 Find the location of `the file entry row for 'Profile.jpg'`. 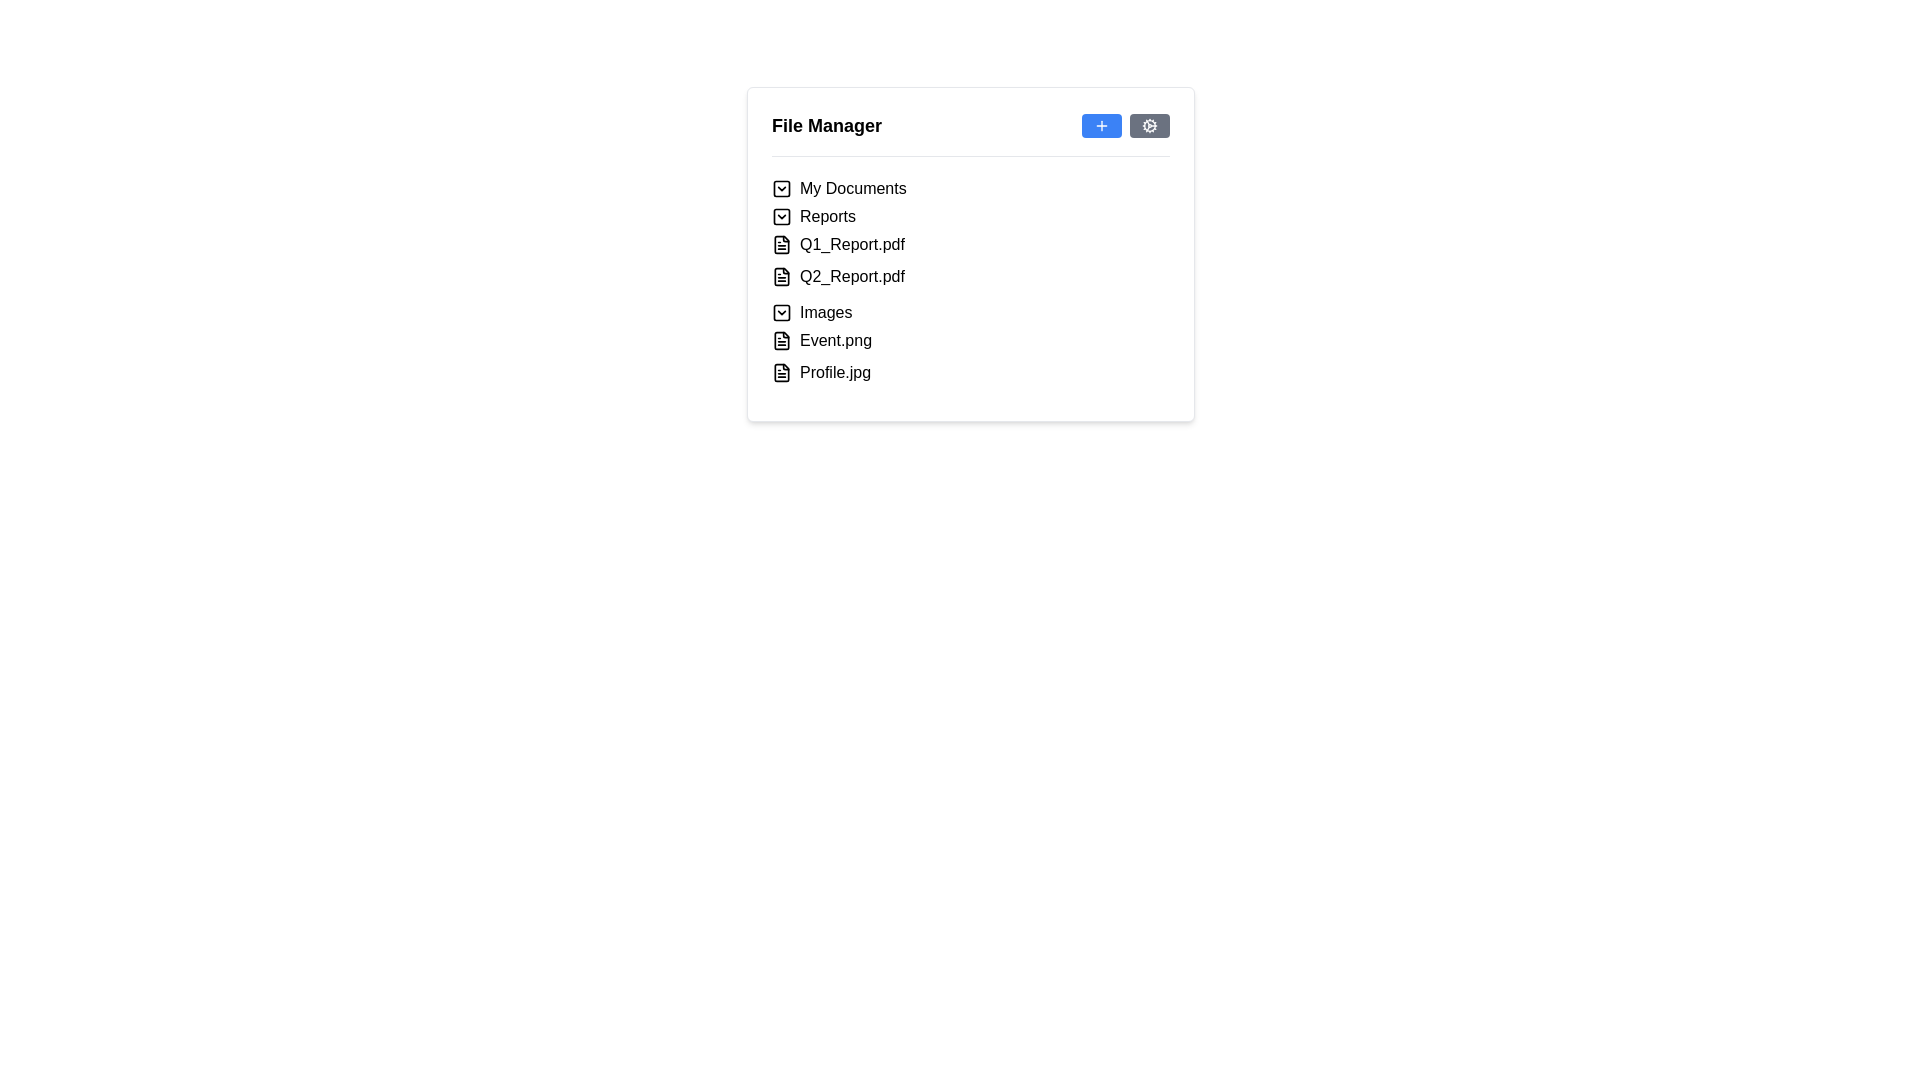

the file entry row for 'Profile.jpg' is located at coordinates (970, 373).